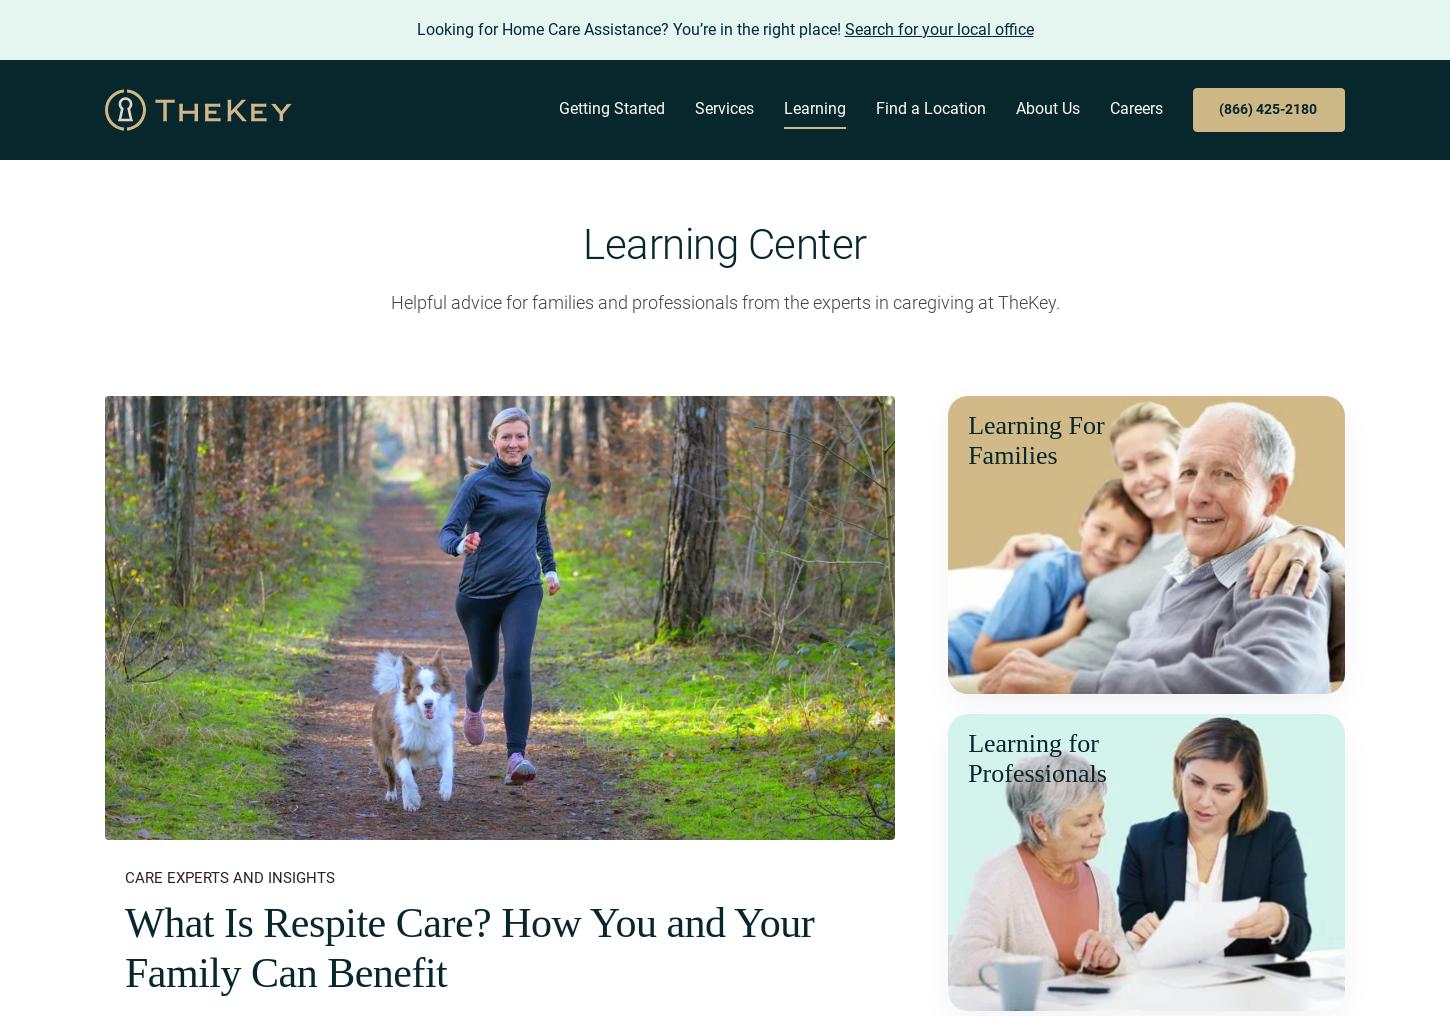 Image resolution: width=1450 pixels, height=1016 pixels. What do you see at coordinates (957, 422) in the screenshot?
I see `'Press'` at bounding box center [957, 422].